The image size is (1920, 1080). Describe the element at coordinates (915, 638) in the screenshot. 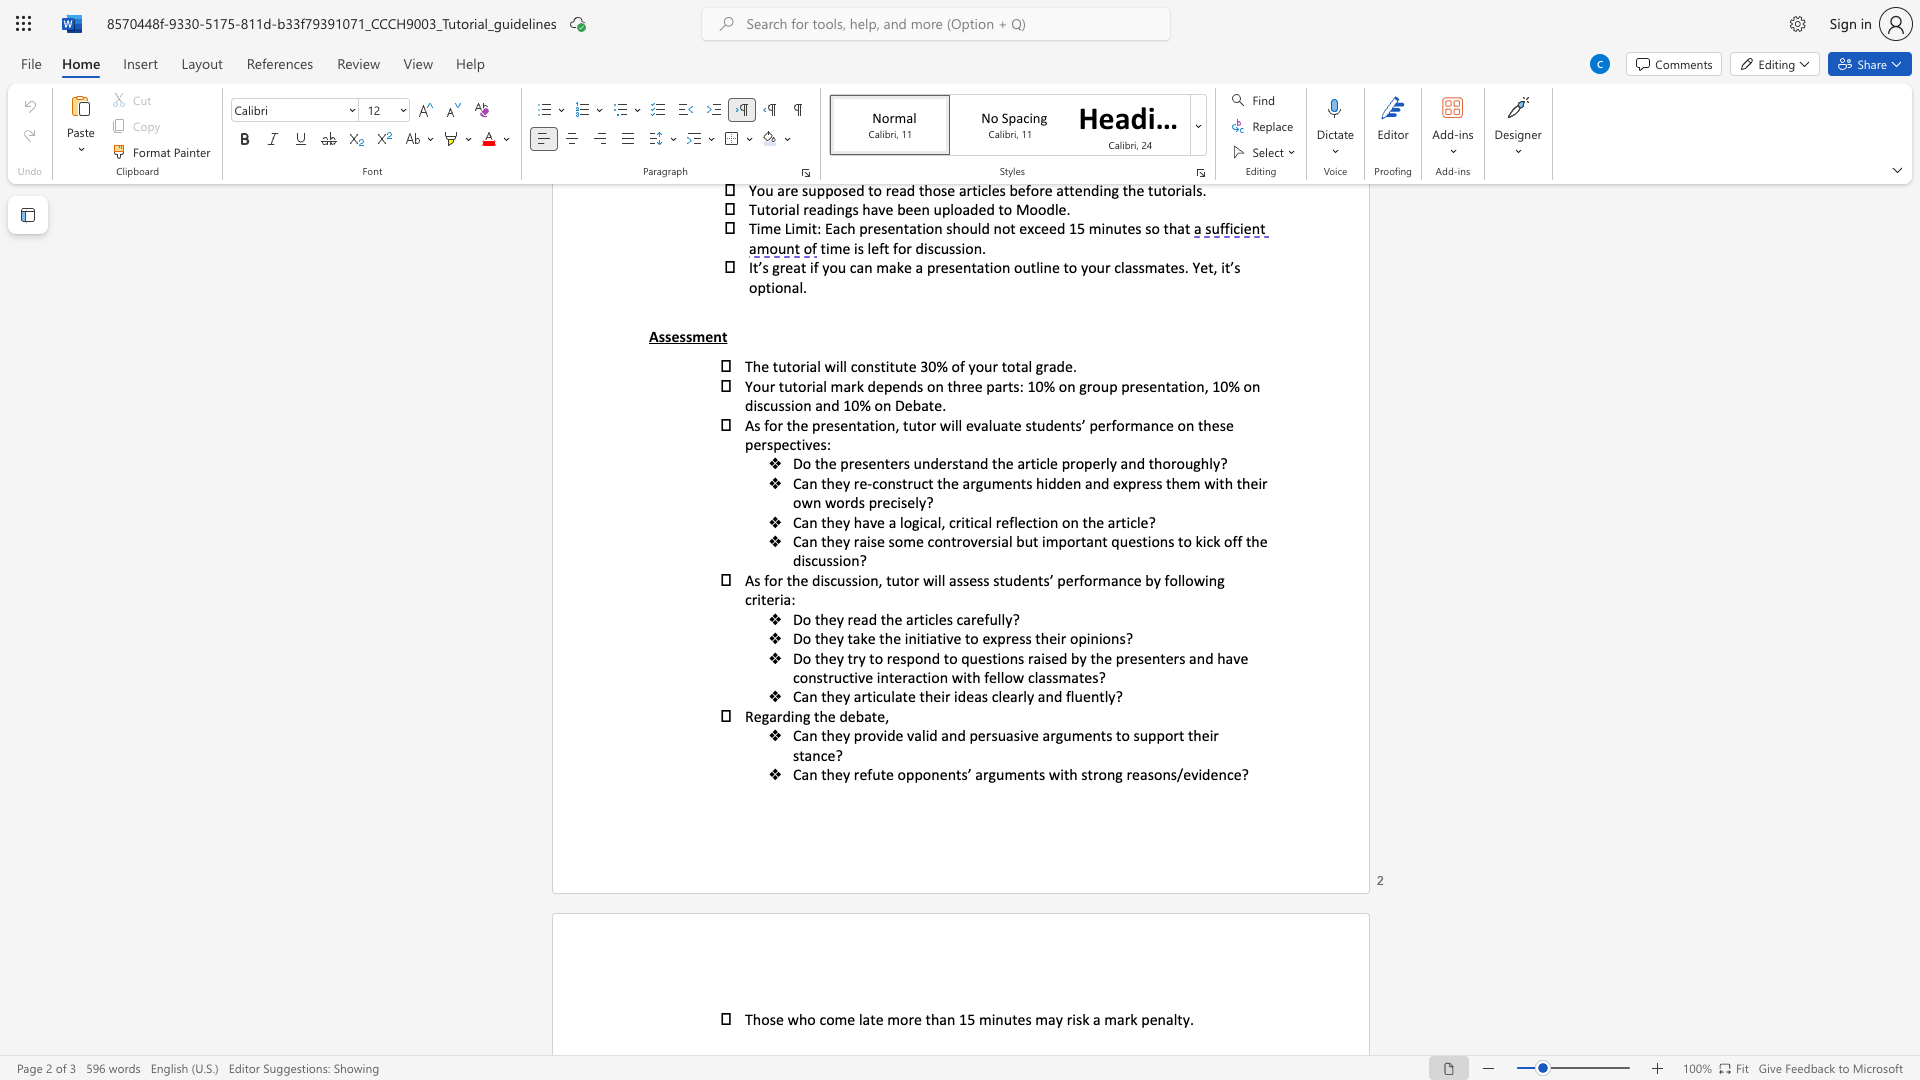

I see `the subset text "itiative to express their opini" within the text "Do they take the initiative to express their opinions?"` at that location.